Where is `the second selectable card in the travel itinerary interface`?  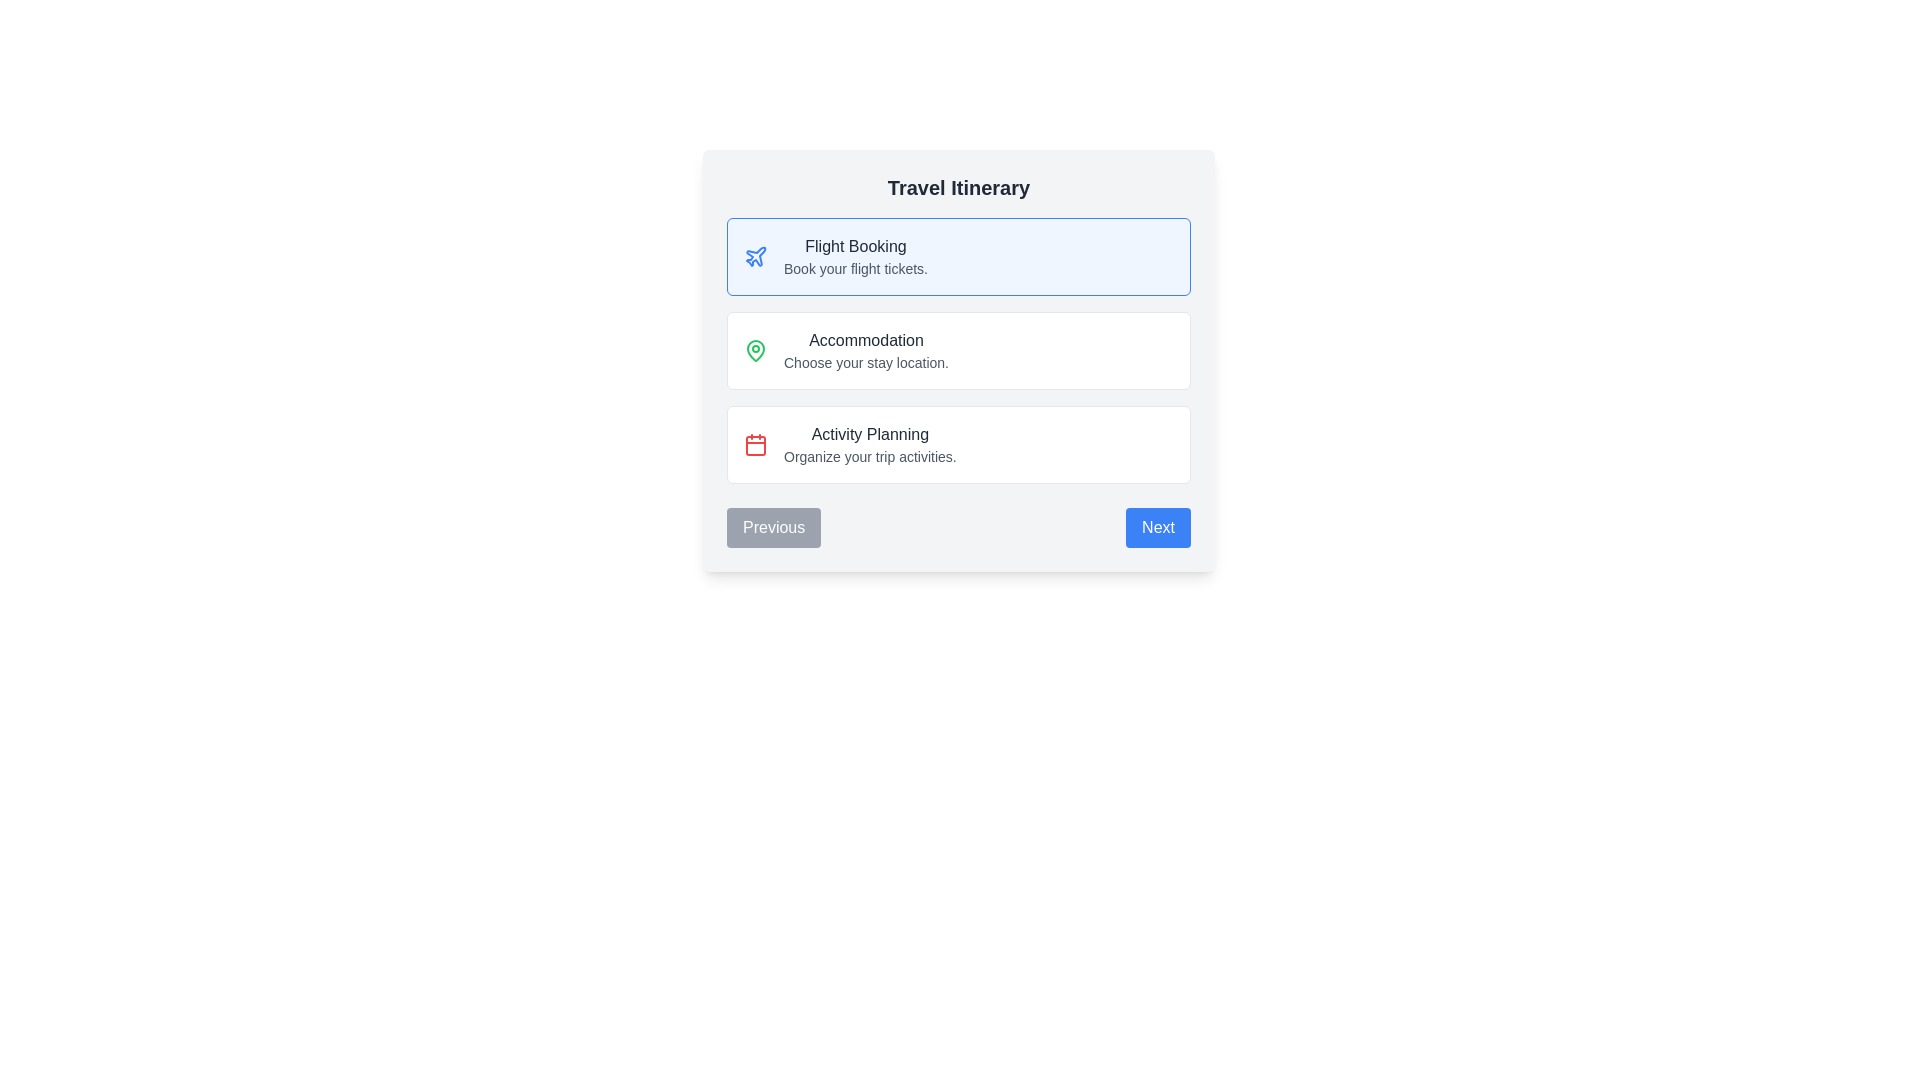 the second selectable card in the travel itinerary interface is located at coordinates (958, 350).